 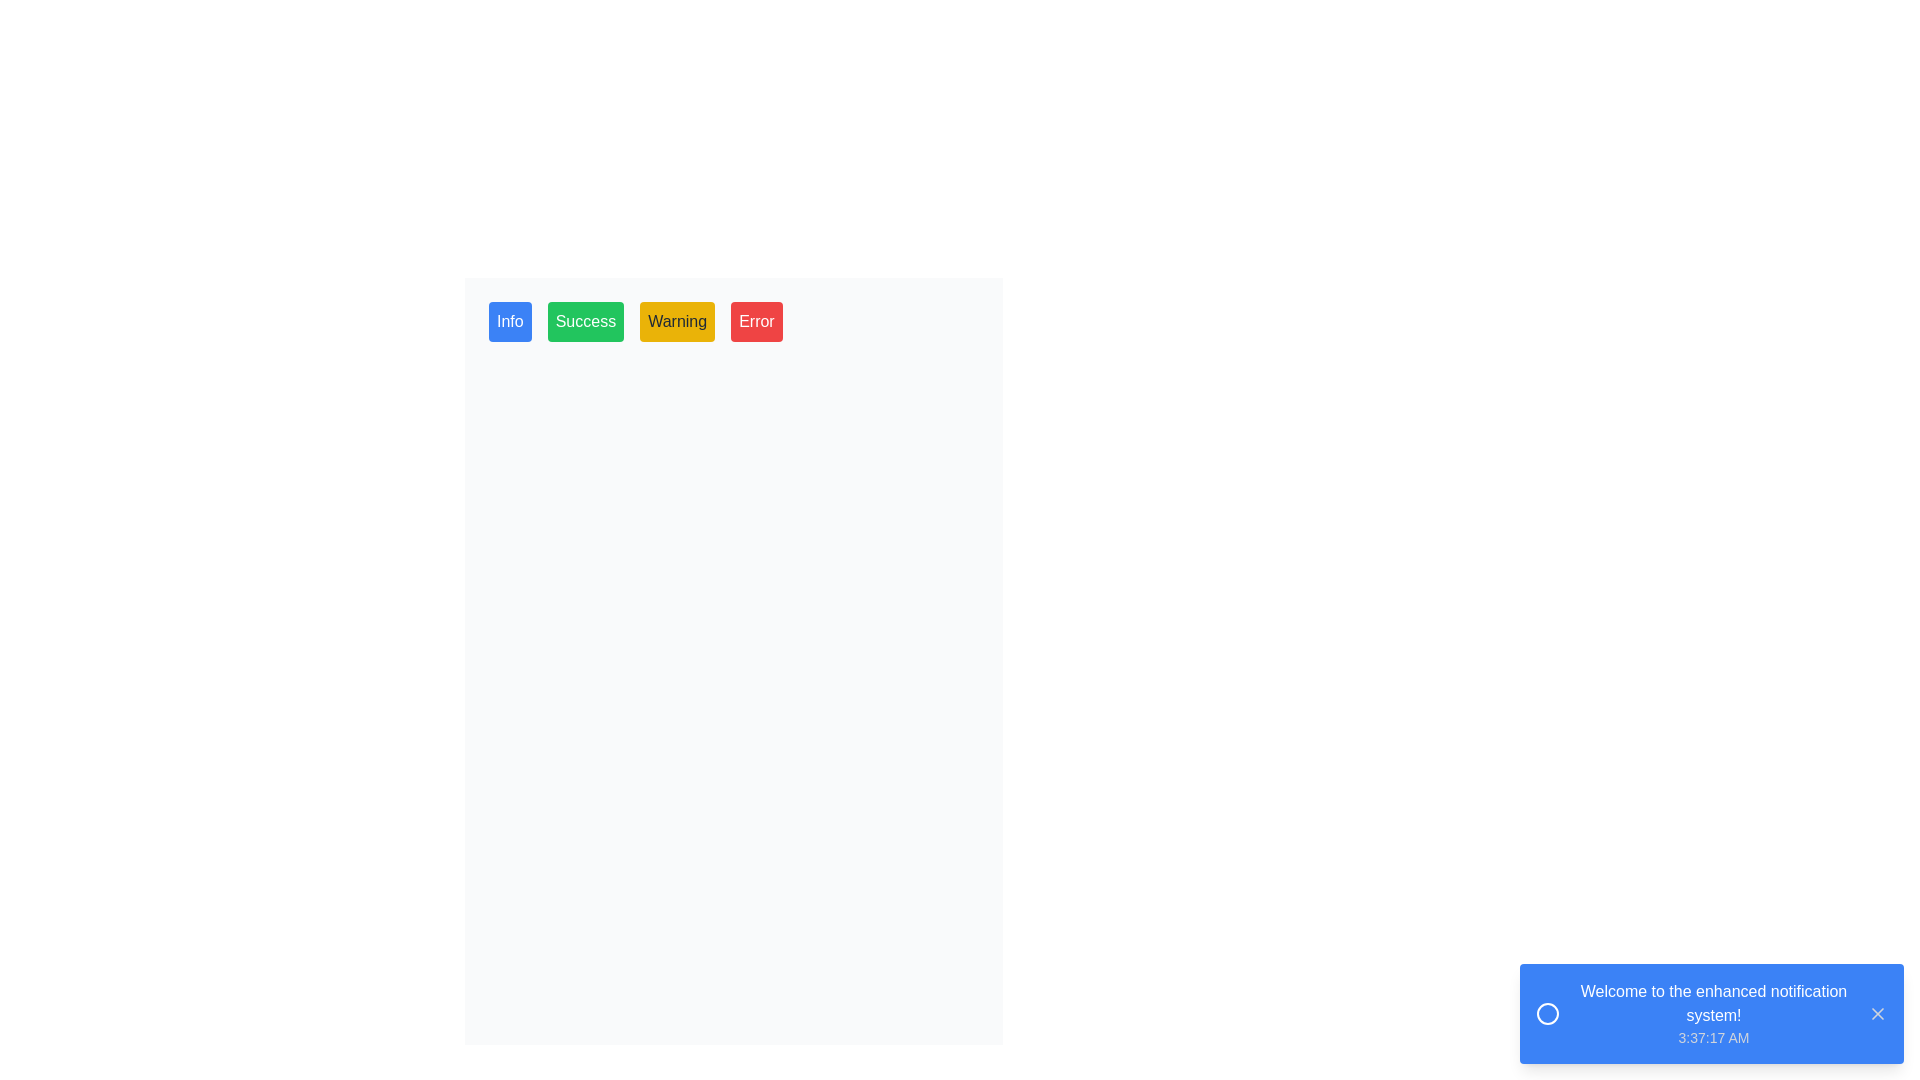 I want to click on the static text label that displays the timestamp for the notification, located at the bottom right of the notification box, so click(x=1712, y=1036).